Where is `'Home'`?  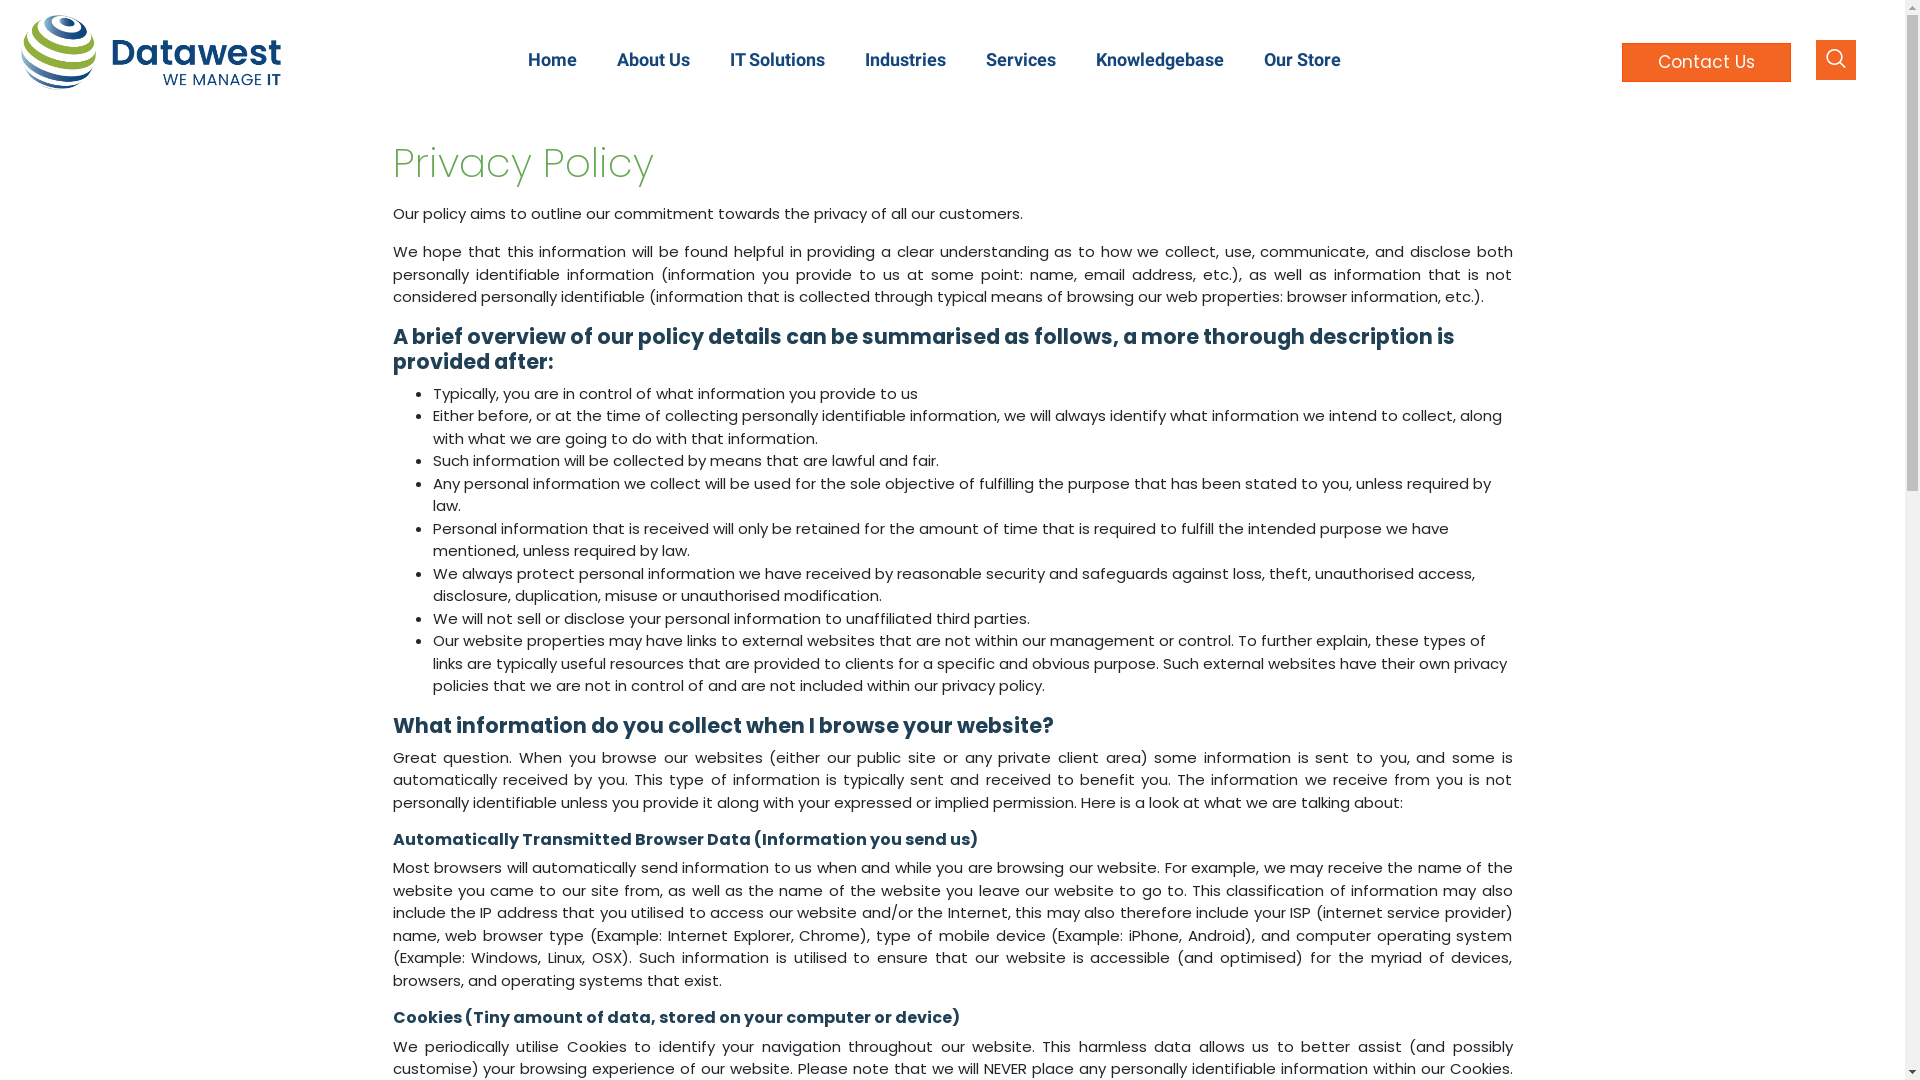 'Home' is located at coordinates (552, 58).